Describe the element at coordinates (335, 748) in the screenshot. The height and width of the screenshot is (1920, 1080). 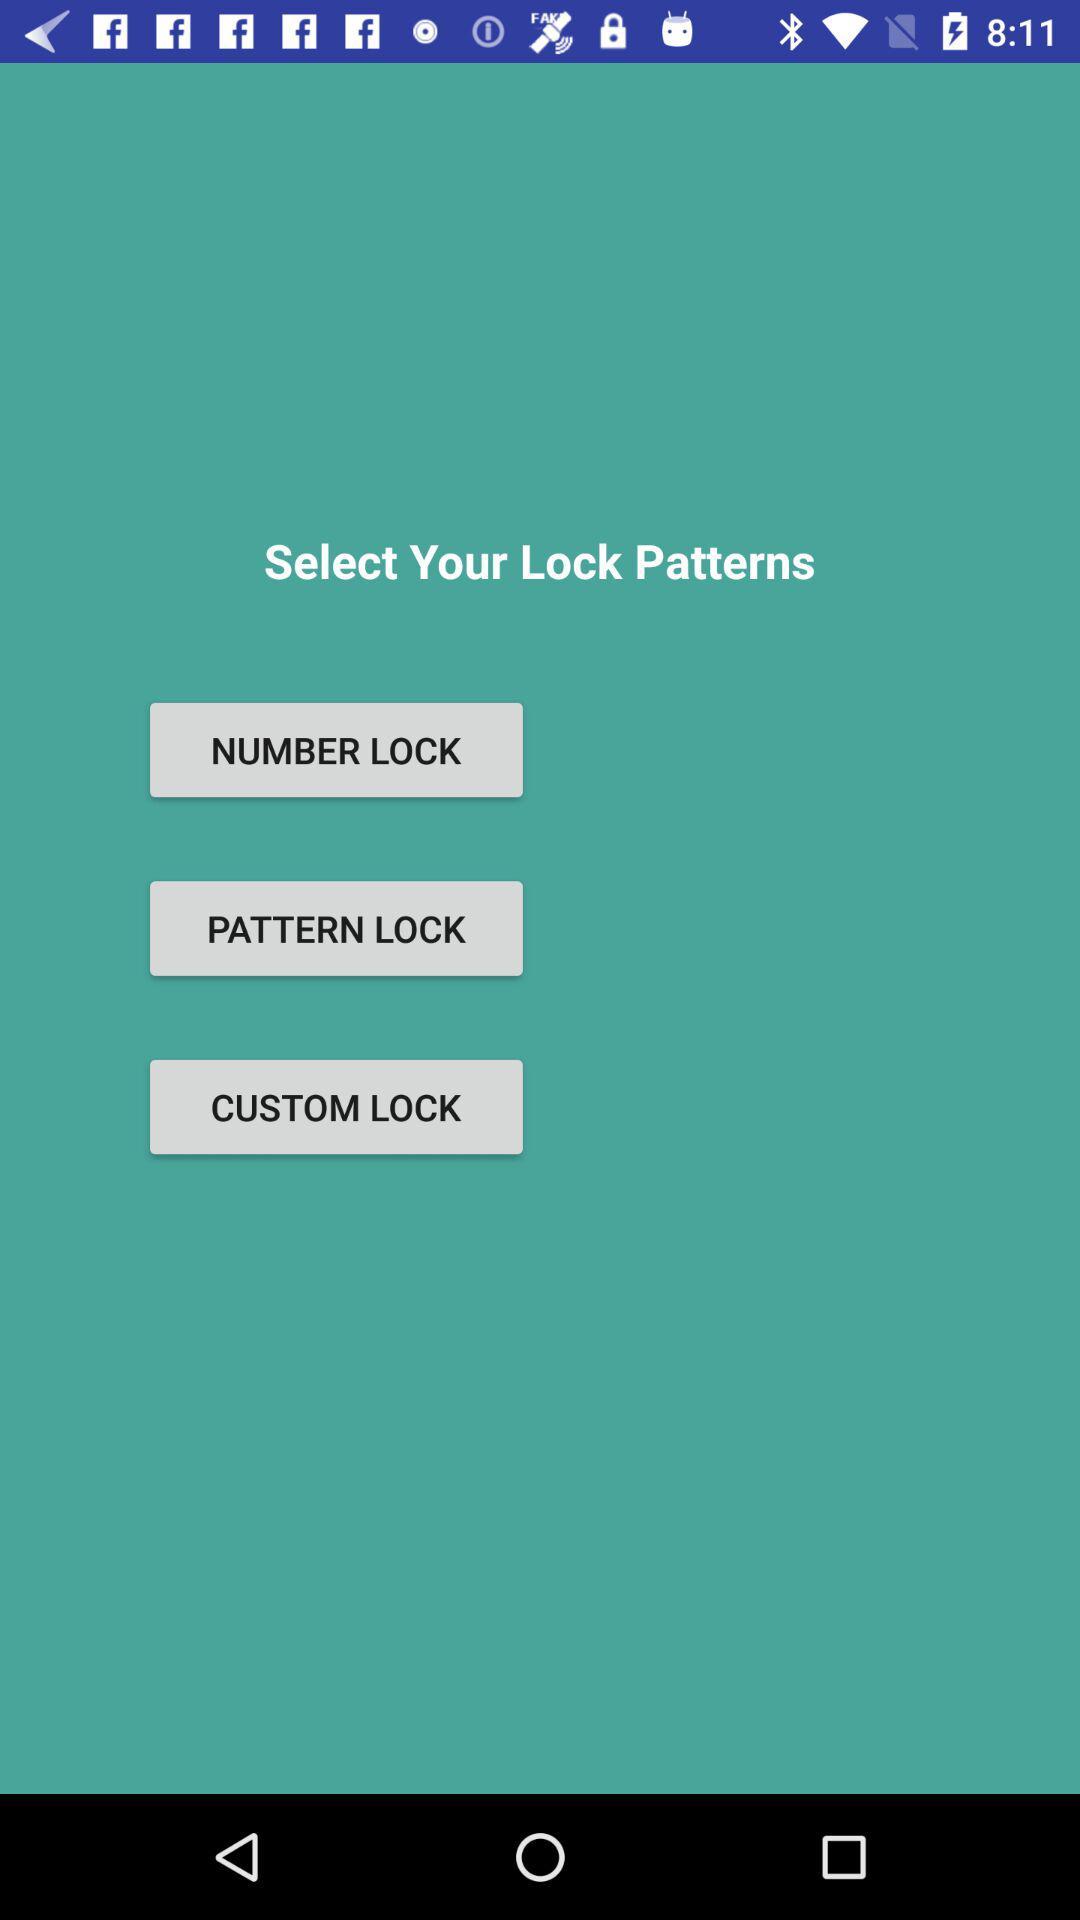
I see `icon above the pattern lock` at that location.